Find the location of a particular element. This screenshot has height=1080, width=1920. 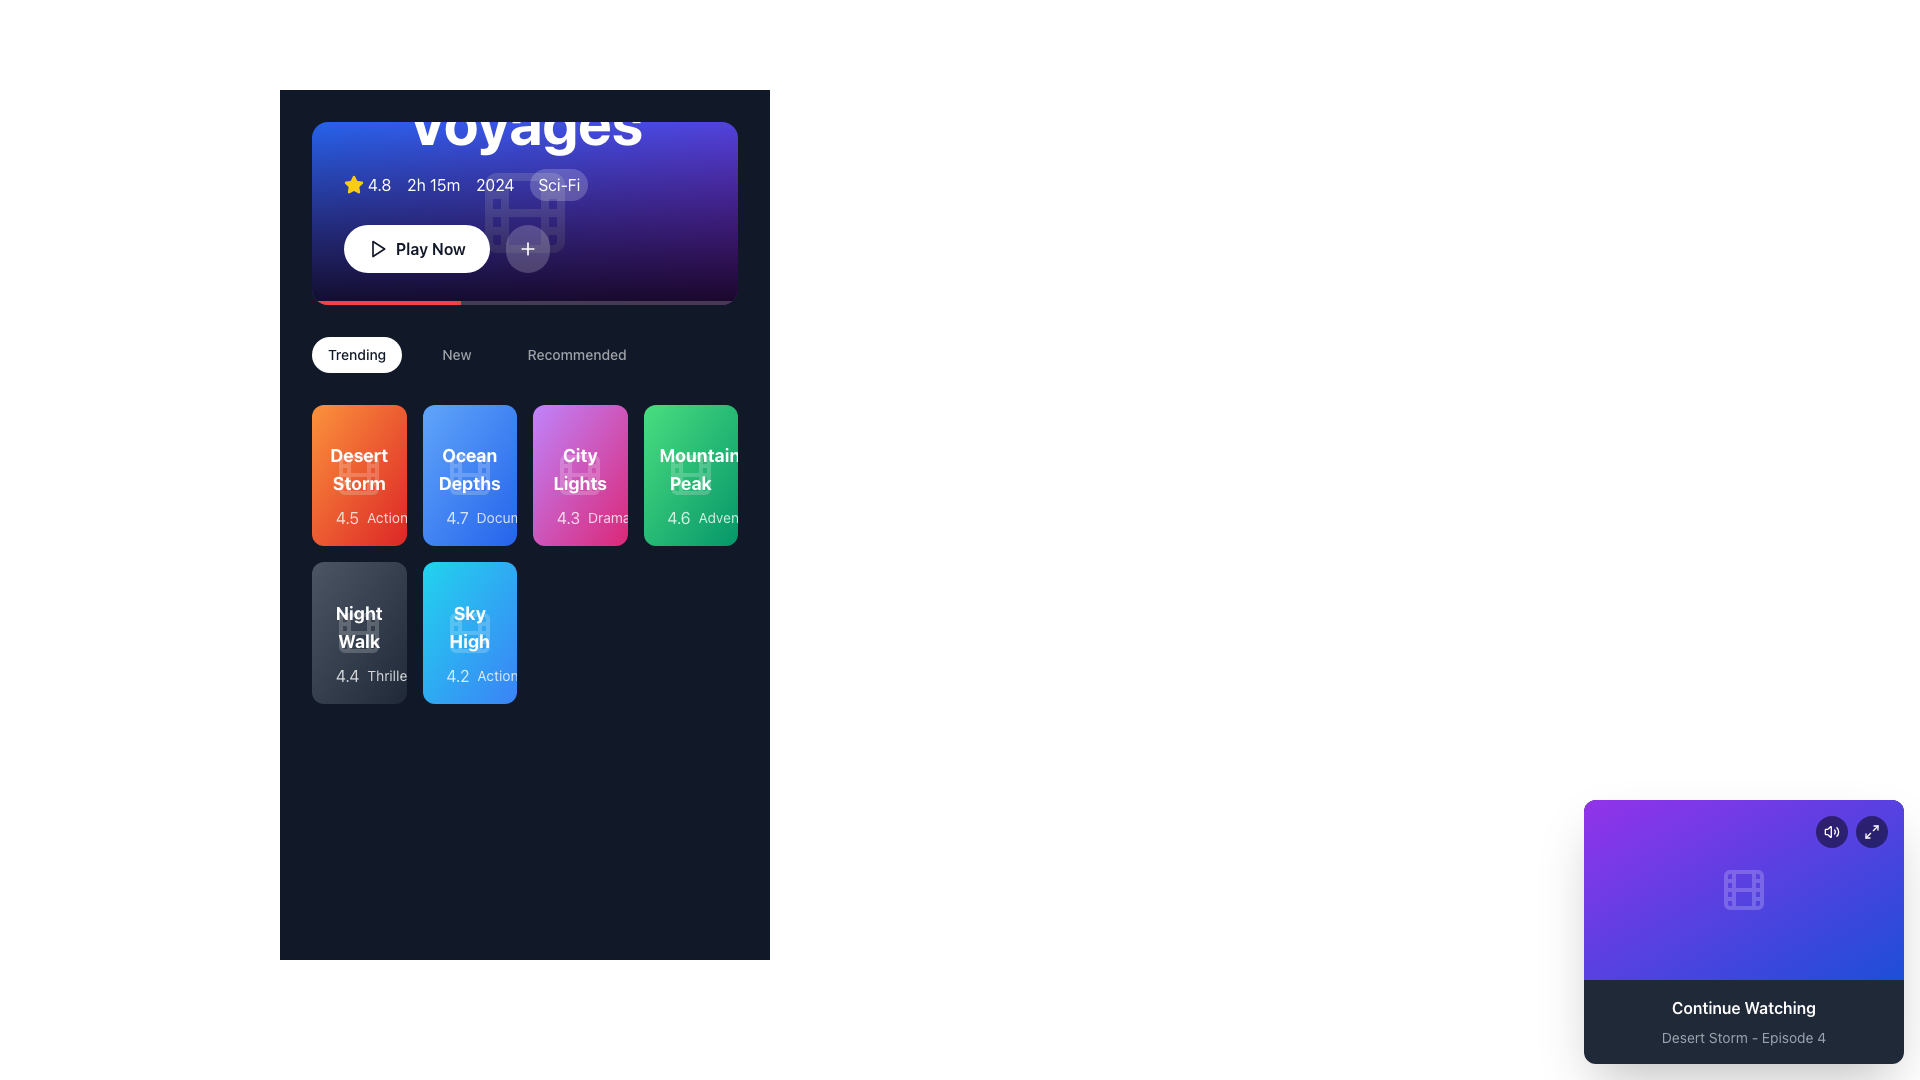

the text label displaying 'Desert Storm - Episode 4', which is styled in gray and positioned below the 'Continue Watching' label on a card with a purple gradient background is located at coordinates (1742, 1036).